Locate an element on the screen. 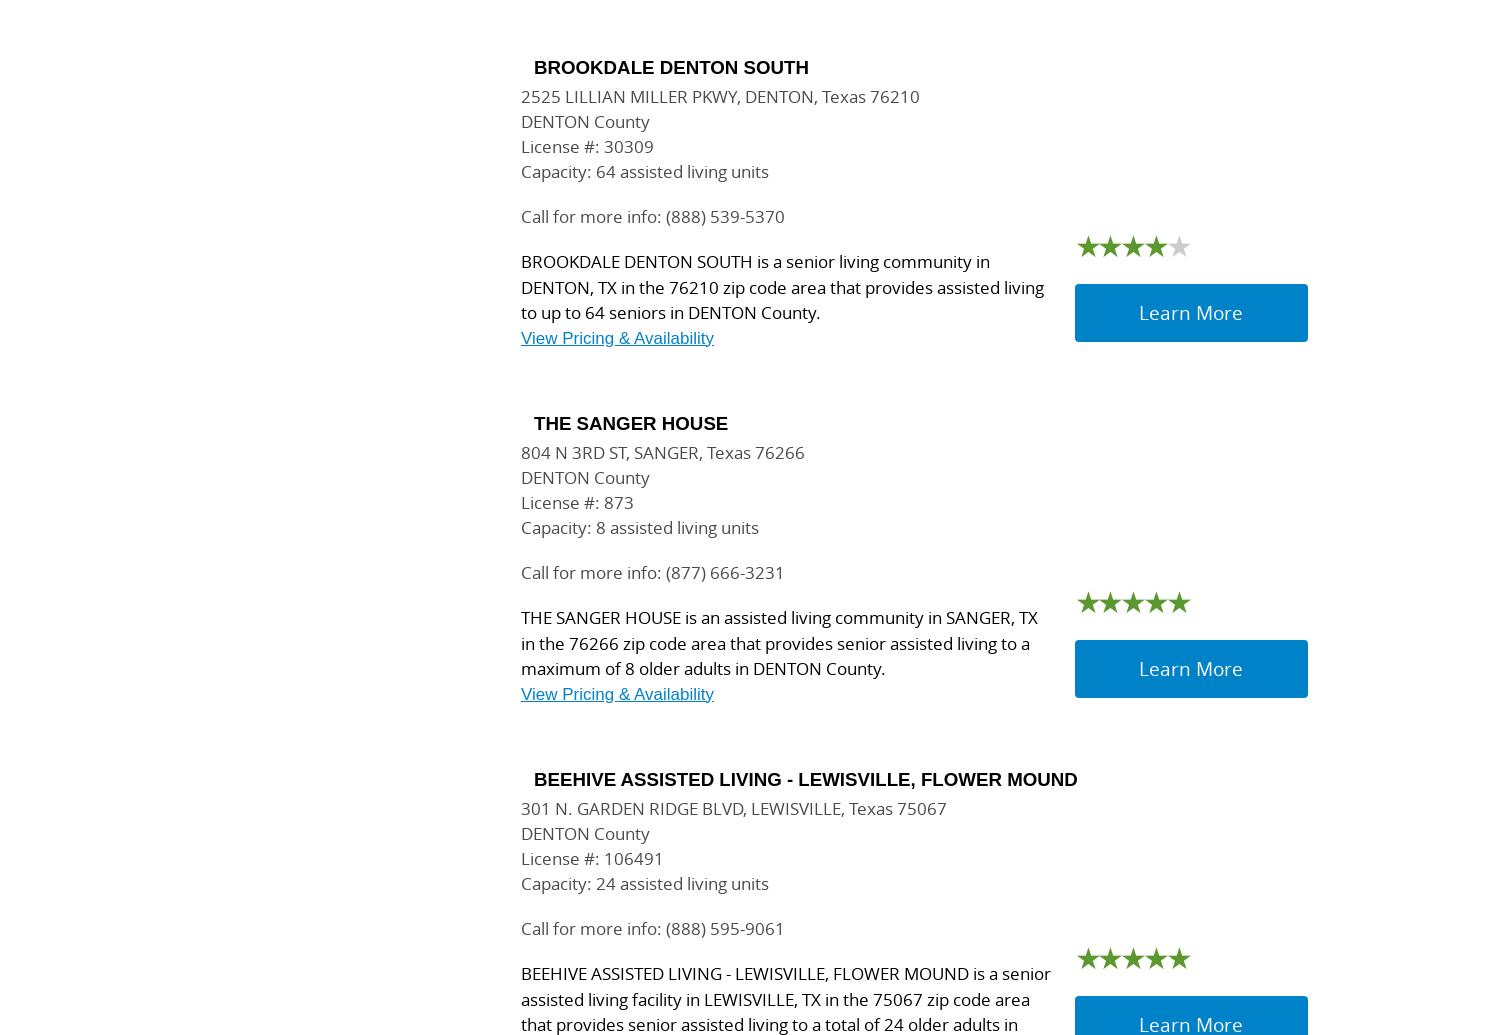 This screenshot has width=1500, height=1035. 'BROOKDALE DENTON SOUTH is a senior living community in DENTON, TX in the 76210 zip code area that provides assisted living to up to 64 seniors in DENTON County.' is located at coordinates (520, 287).